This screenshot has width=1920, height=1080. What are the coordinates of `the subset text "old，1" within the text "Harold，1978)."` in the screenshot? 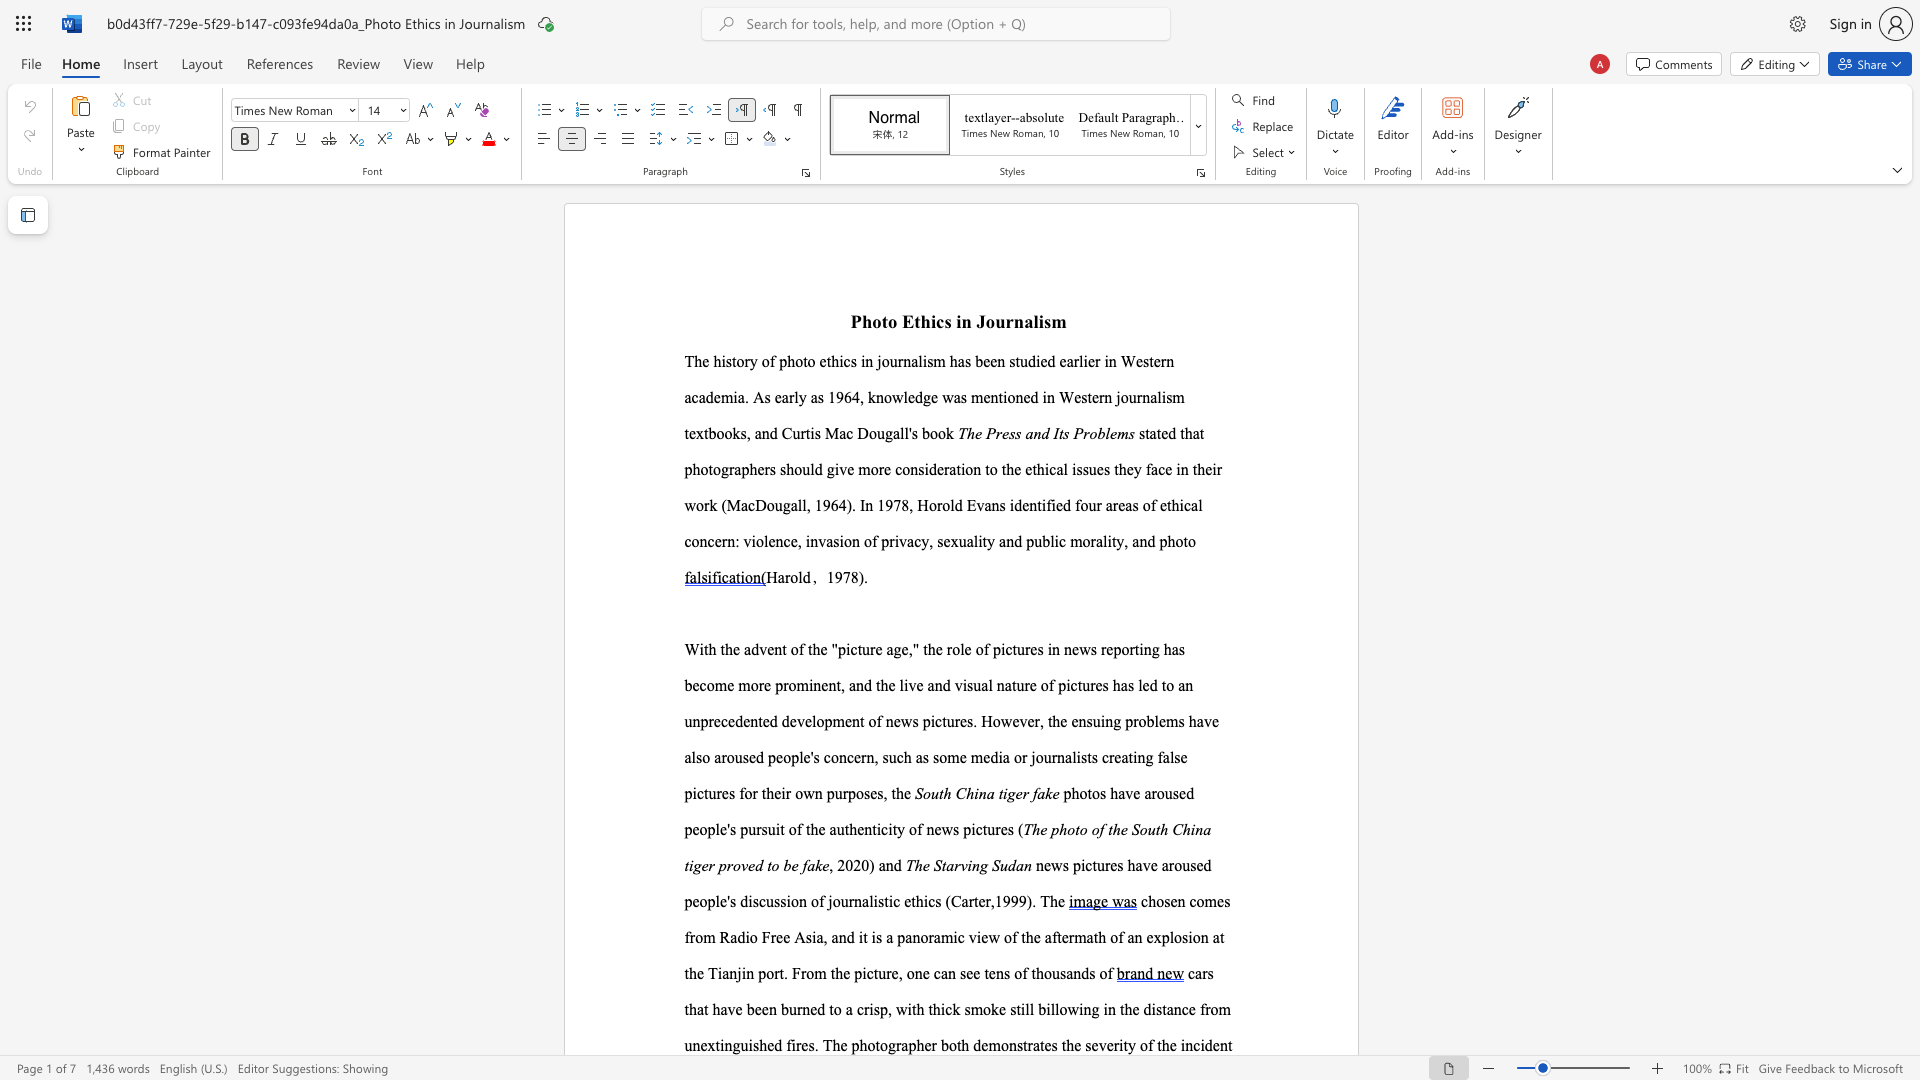 It's located at (789, 577).